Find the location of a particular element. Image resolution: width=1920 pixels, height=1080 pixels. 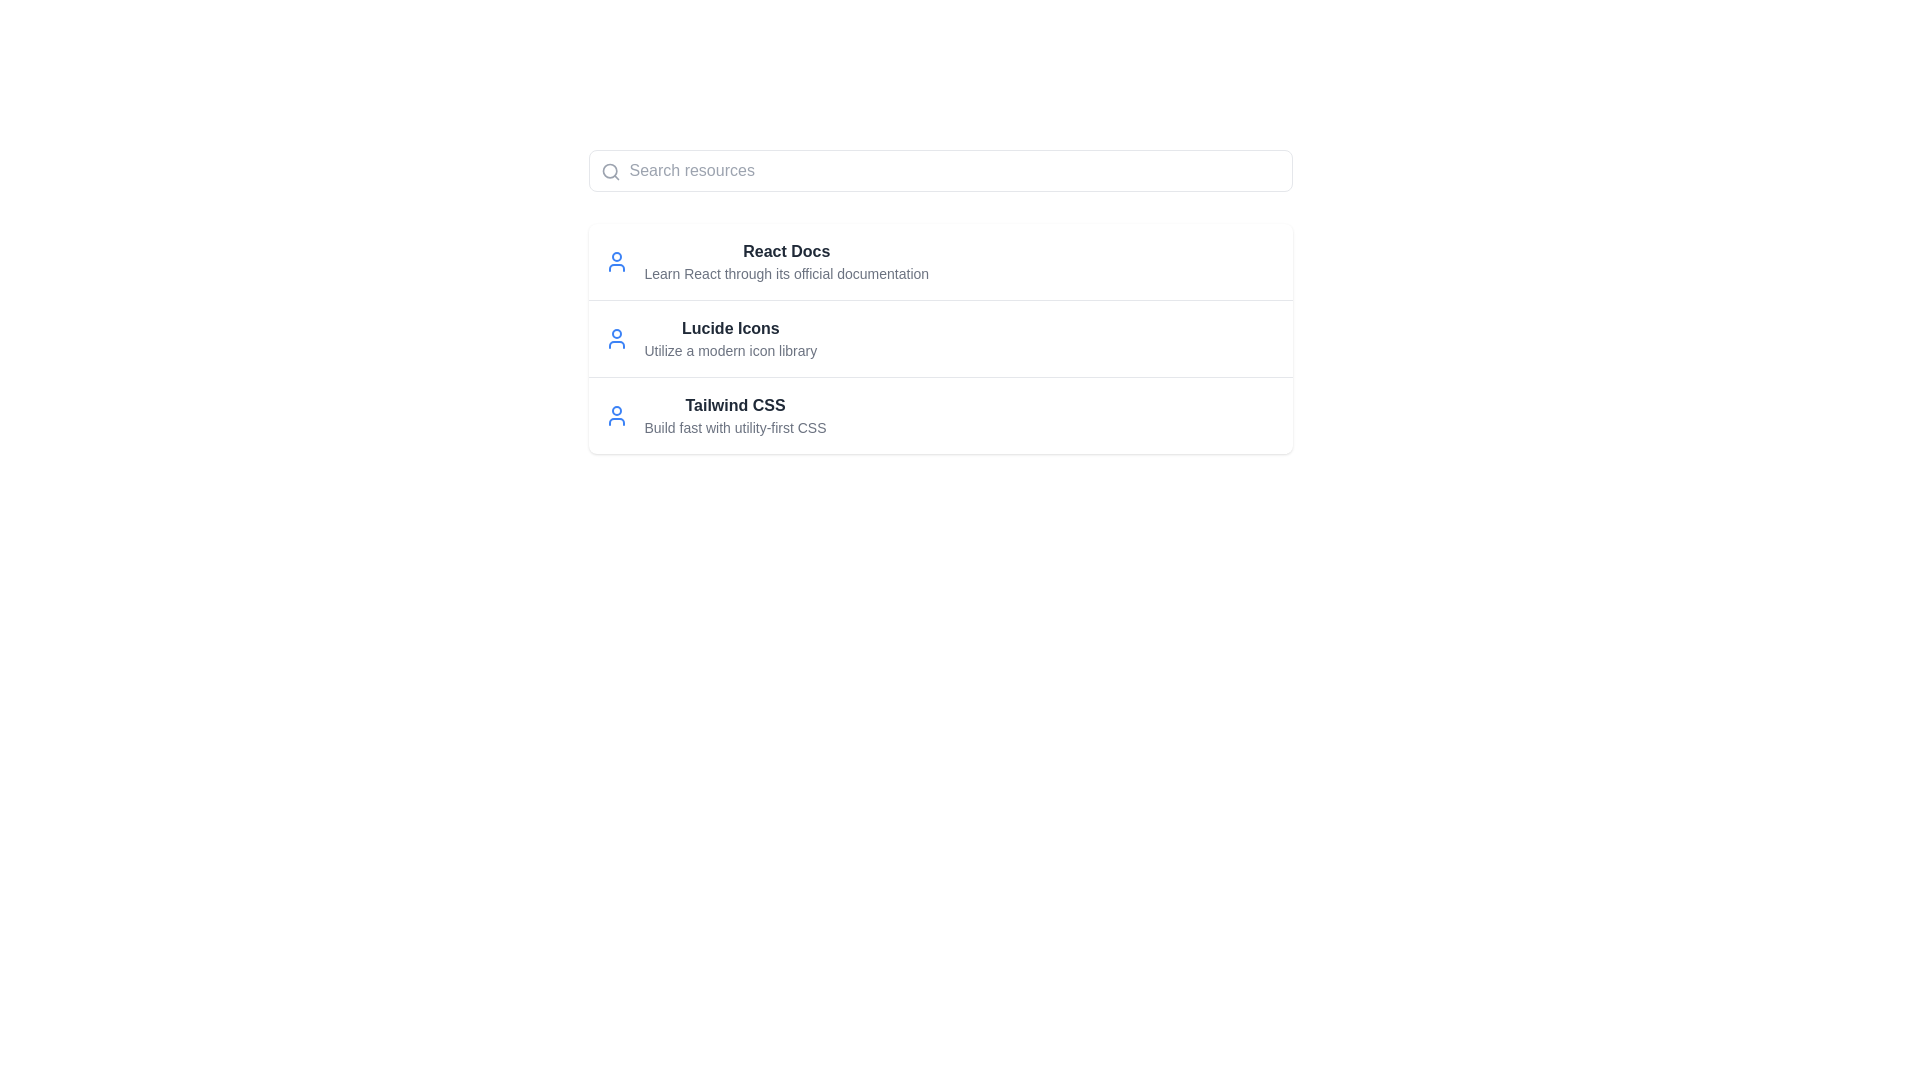

descriptive text located directly under the 'React Docs' title, which provides information about the linked resource related to React documentation is located at coordinates (785, 273).